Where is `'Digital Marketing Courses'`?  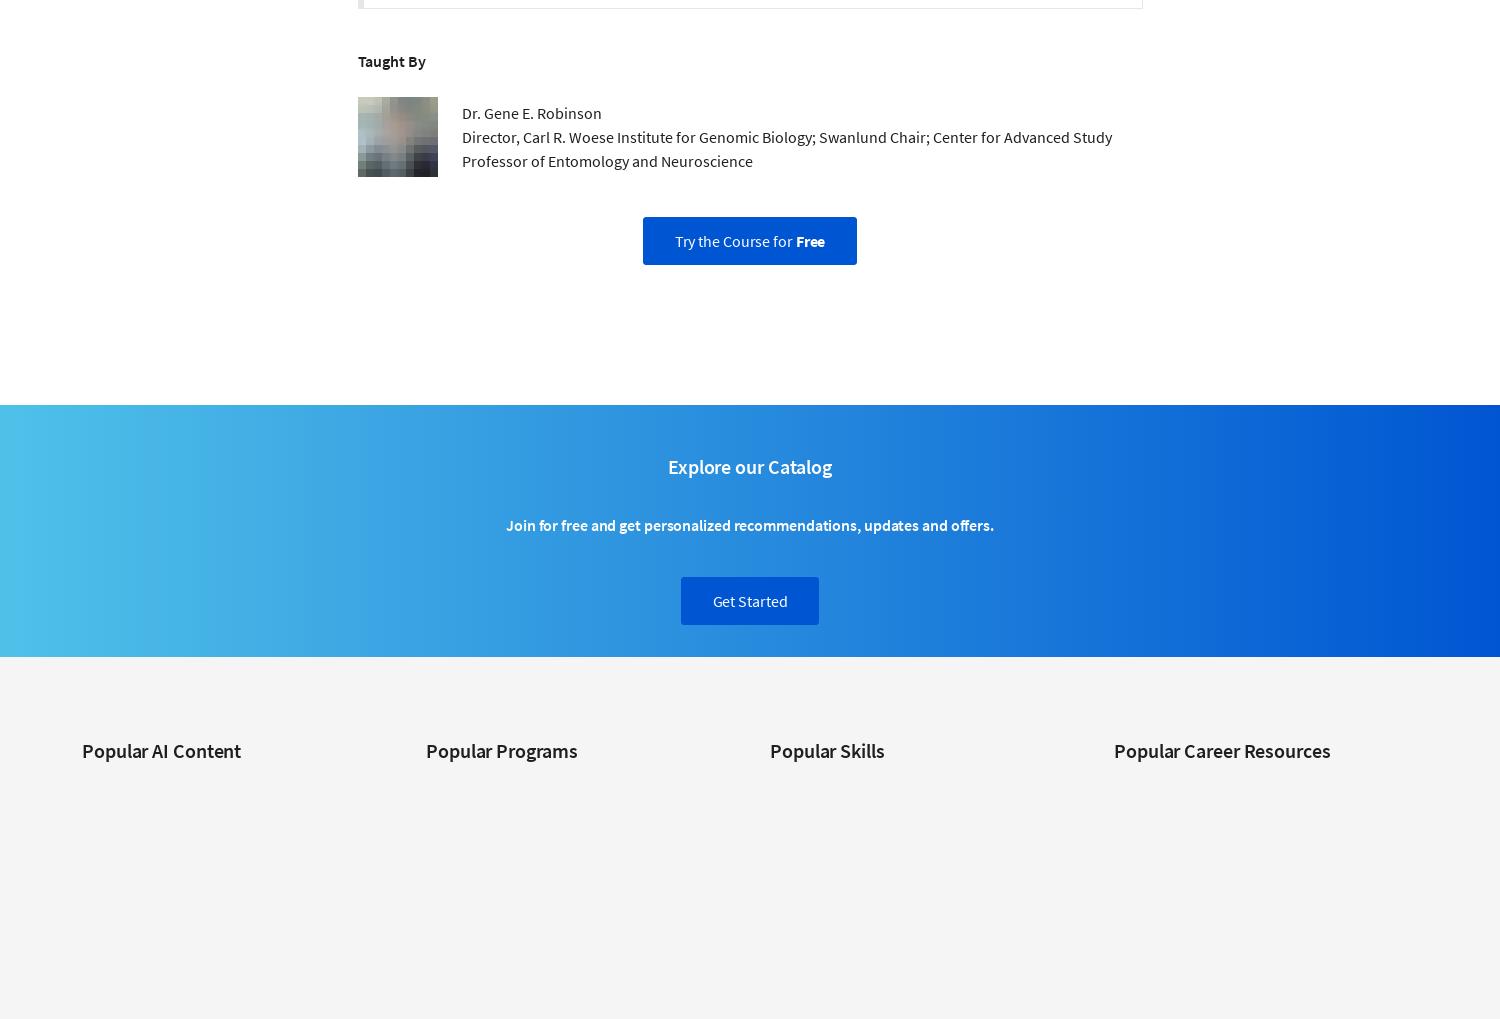 'Digital Marketing Courses' is located at coordinates (844, 875).